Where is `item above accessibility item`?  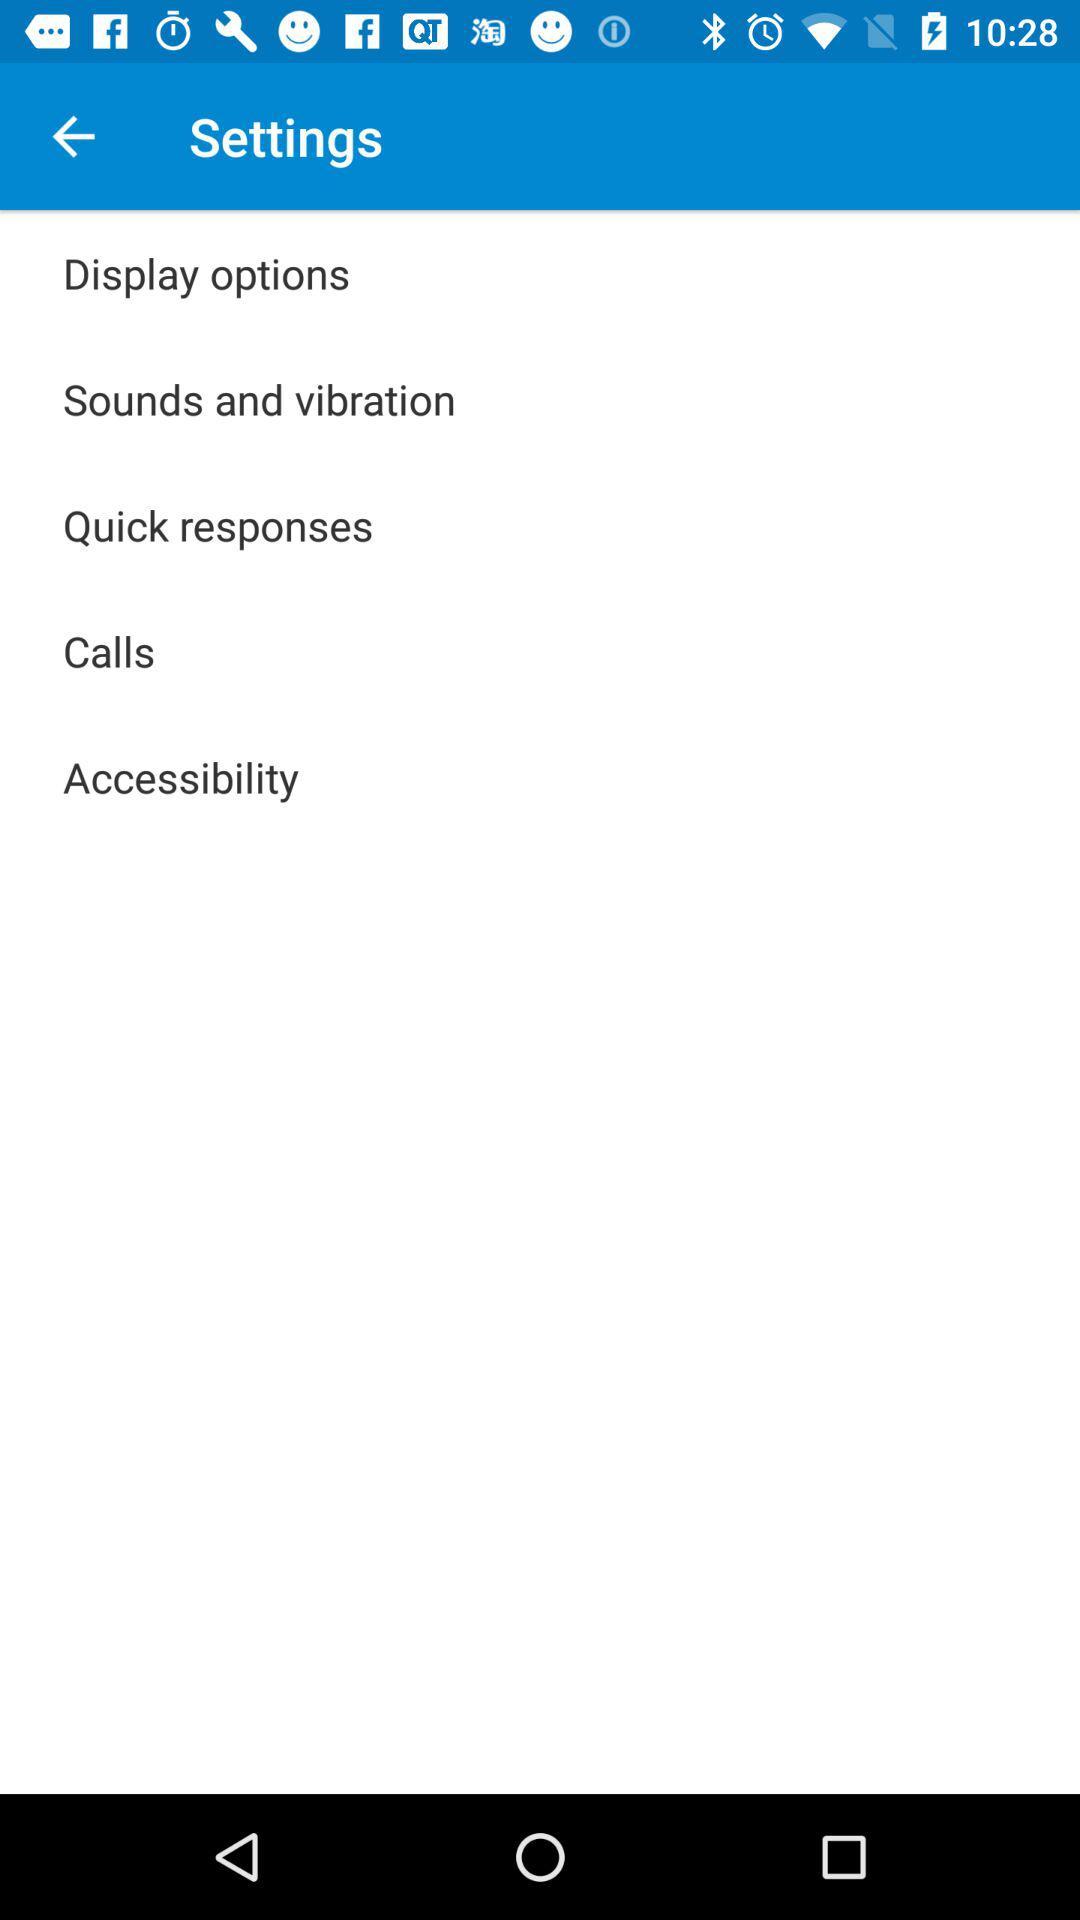 item above accessibility item is located at coordinates (109, 651).